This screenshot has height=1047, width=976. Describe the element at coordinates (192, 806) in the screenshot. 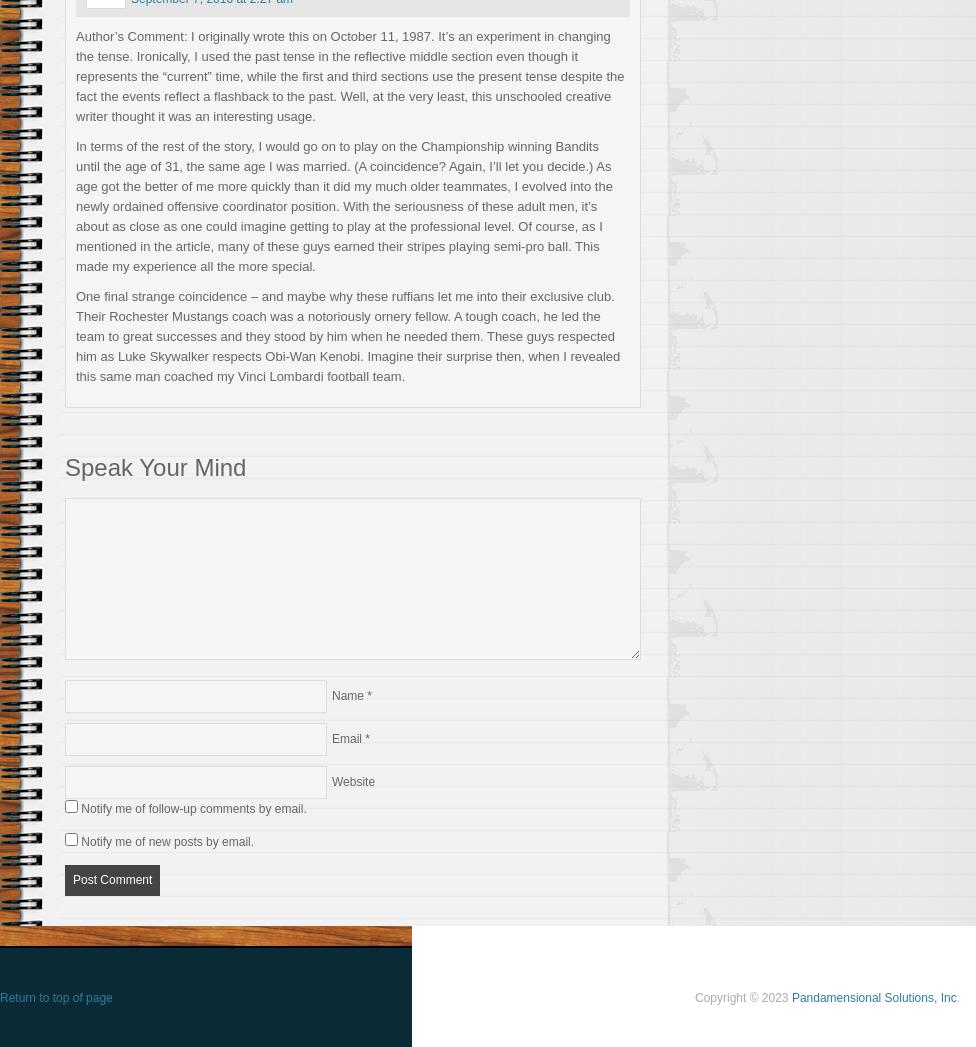

I see `'Notify me of follow-up comments by email.'` at that location.